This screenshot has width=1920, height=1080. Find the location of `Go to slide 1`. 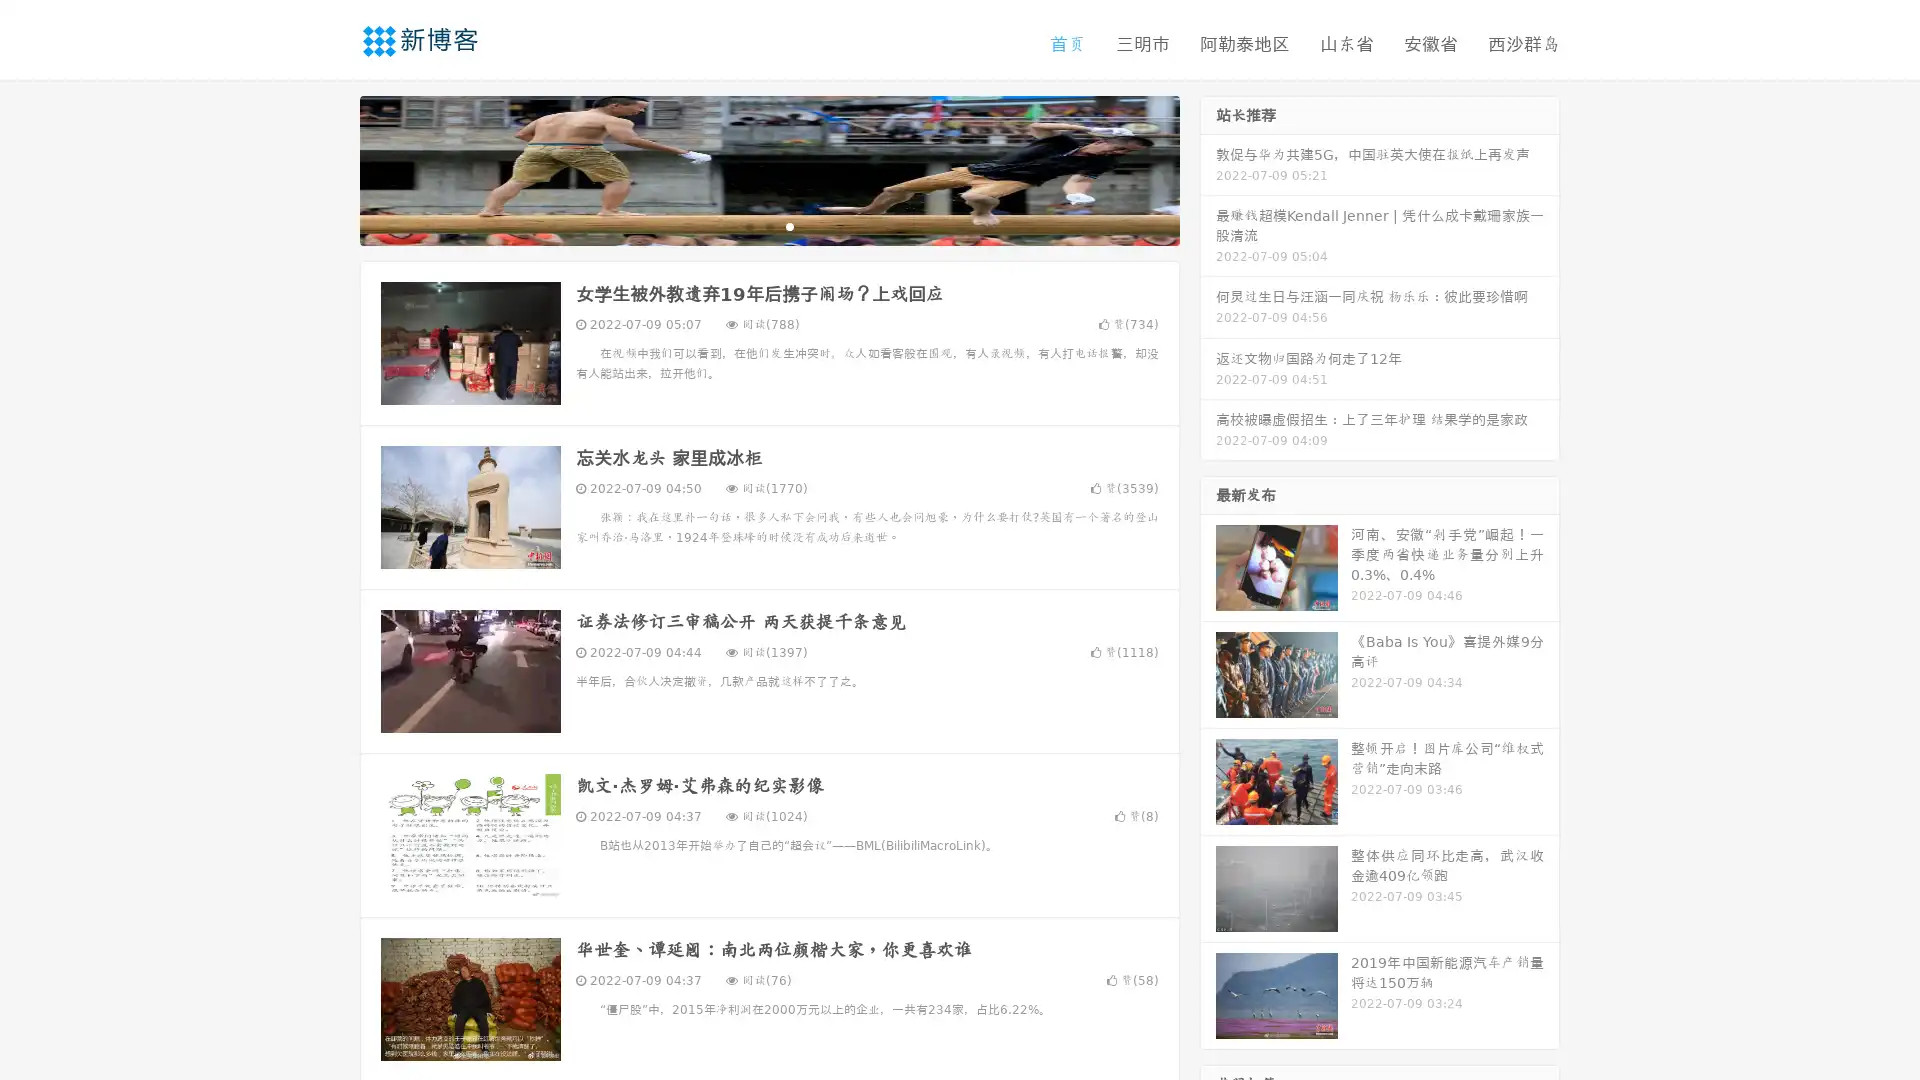

Go to slide 1 is located at coordinates (748, 225).